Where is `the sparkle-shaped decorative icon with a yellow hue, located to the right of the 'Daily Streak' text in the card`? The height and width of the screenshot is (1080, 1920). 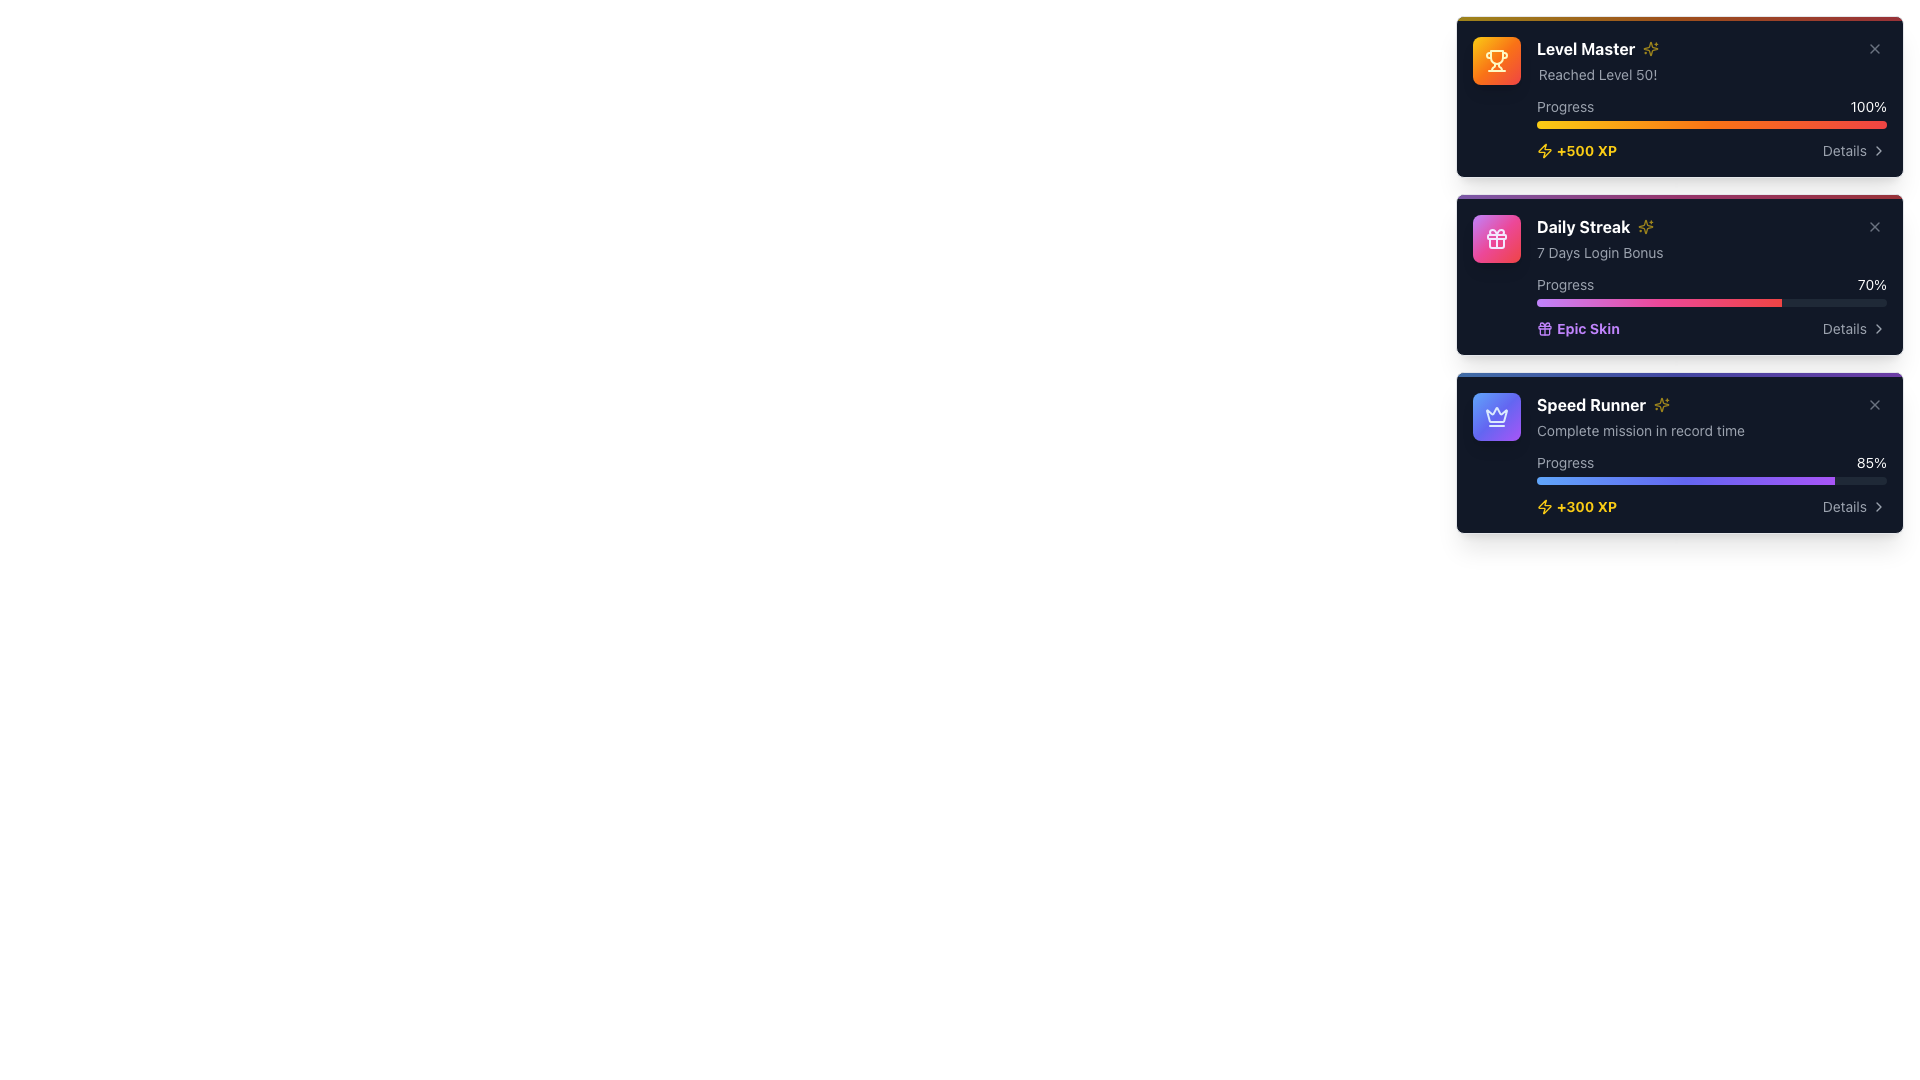
the sparkle-shaped decorative icon with a yellow hue, located to the right of the 'Daily Streak' text in the card is located at coordinates (1646, 226).